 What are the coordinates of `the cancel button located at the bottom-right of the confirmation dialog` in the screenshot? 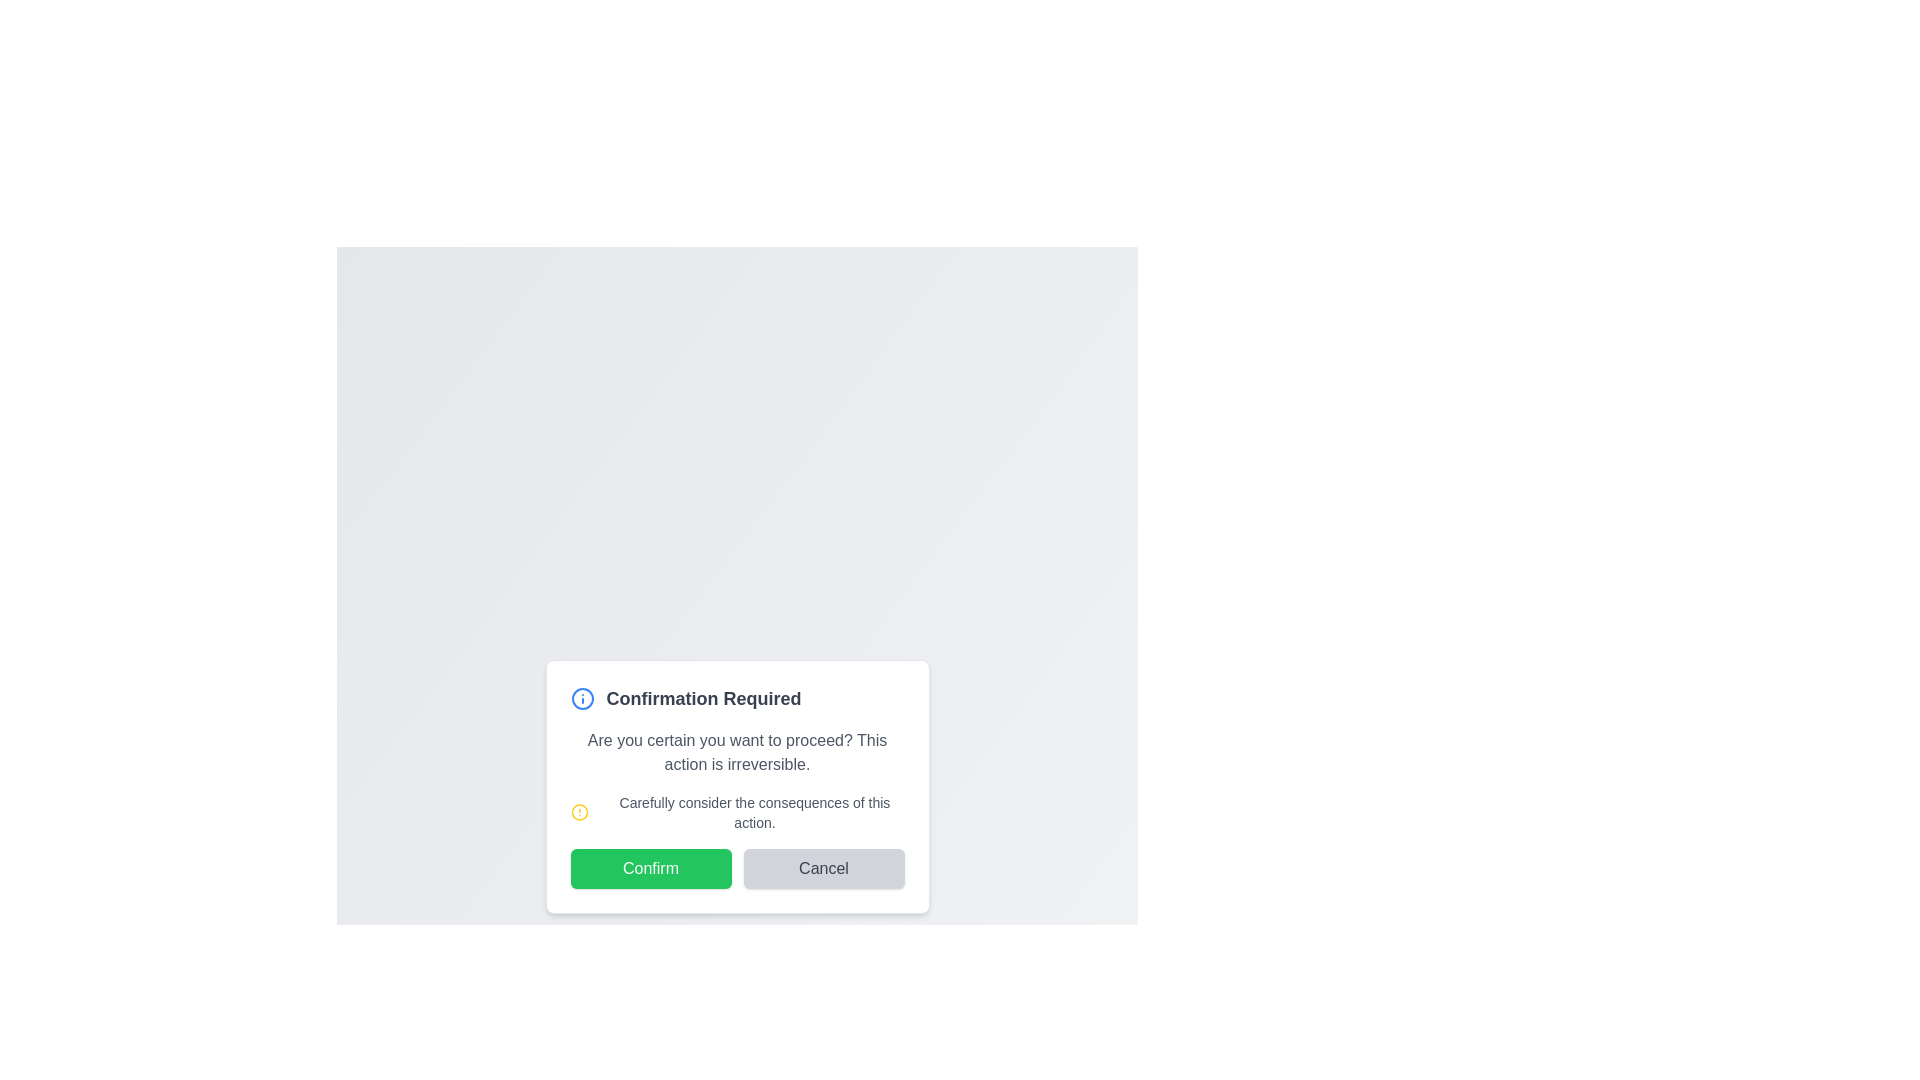 It's located at (824, 867).